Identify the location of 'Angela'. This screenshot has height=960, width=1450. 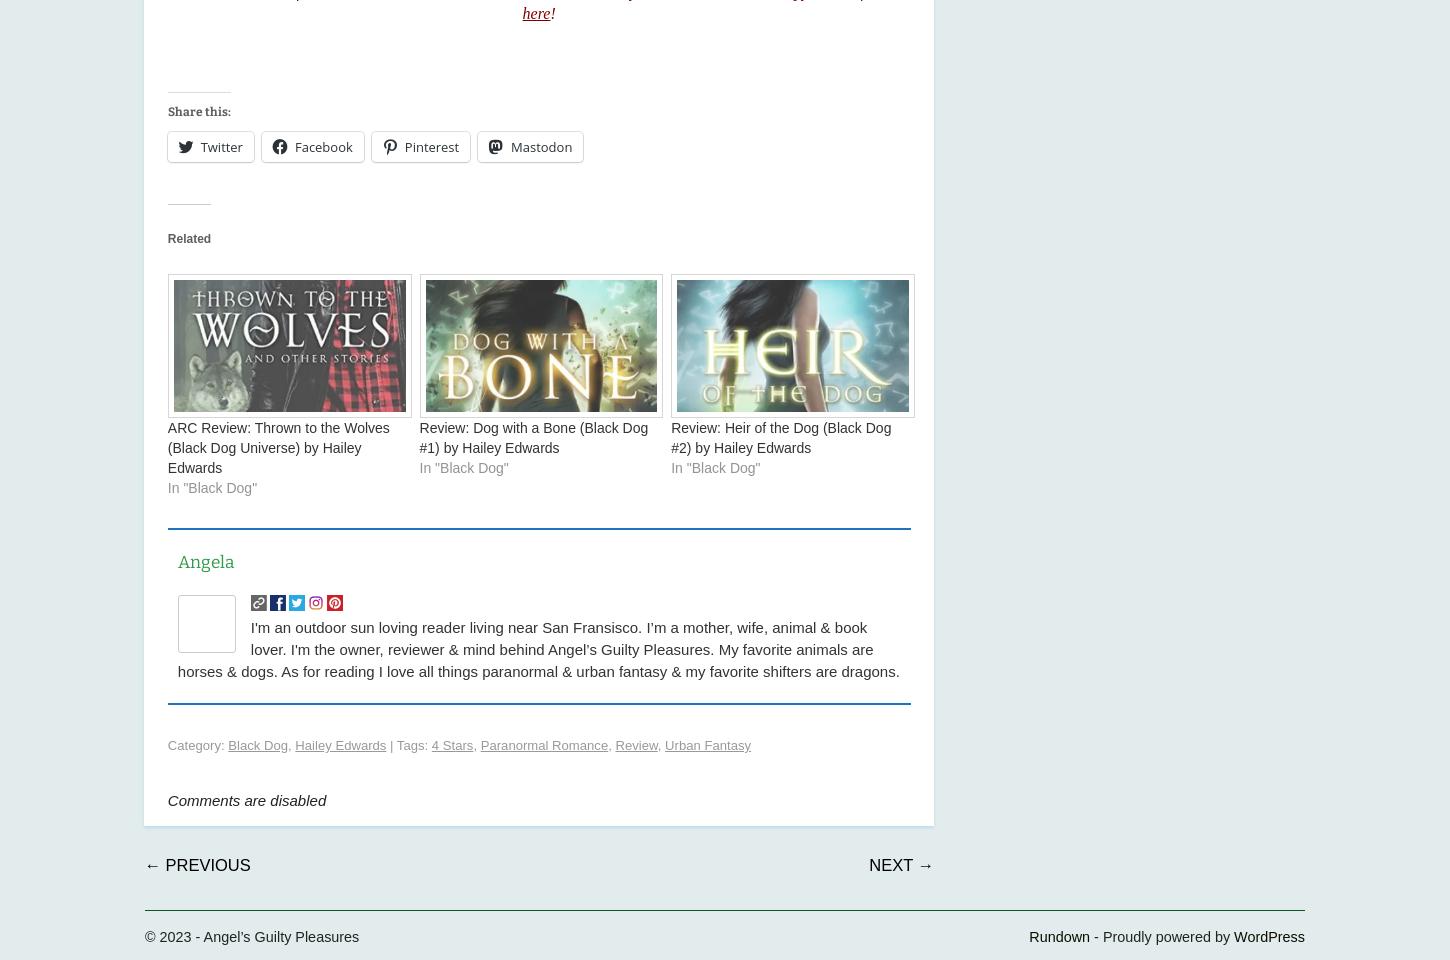
(204, 562).